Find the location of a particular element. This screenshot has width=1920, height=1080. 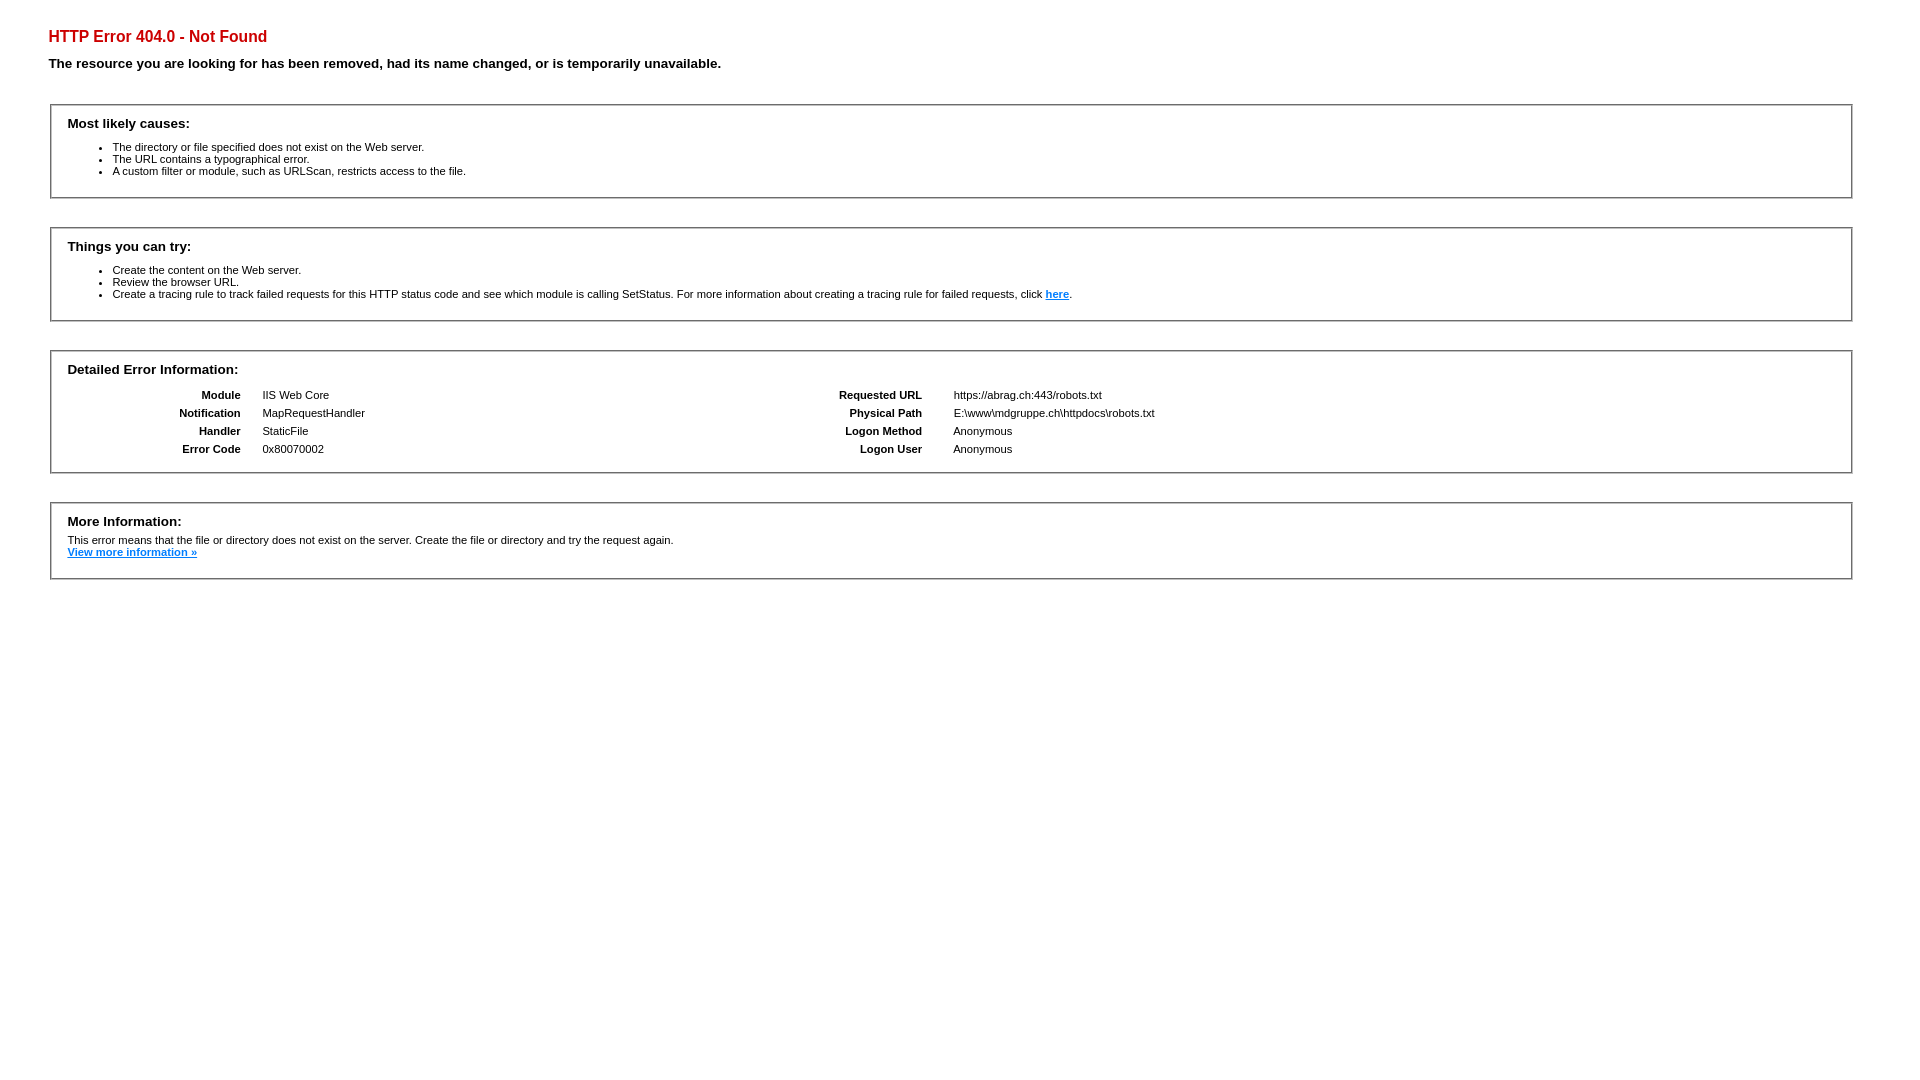

'here' is located at coordinates (1056, 293).